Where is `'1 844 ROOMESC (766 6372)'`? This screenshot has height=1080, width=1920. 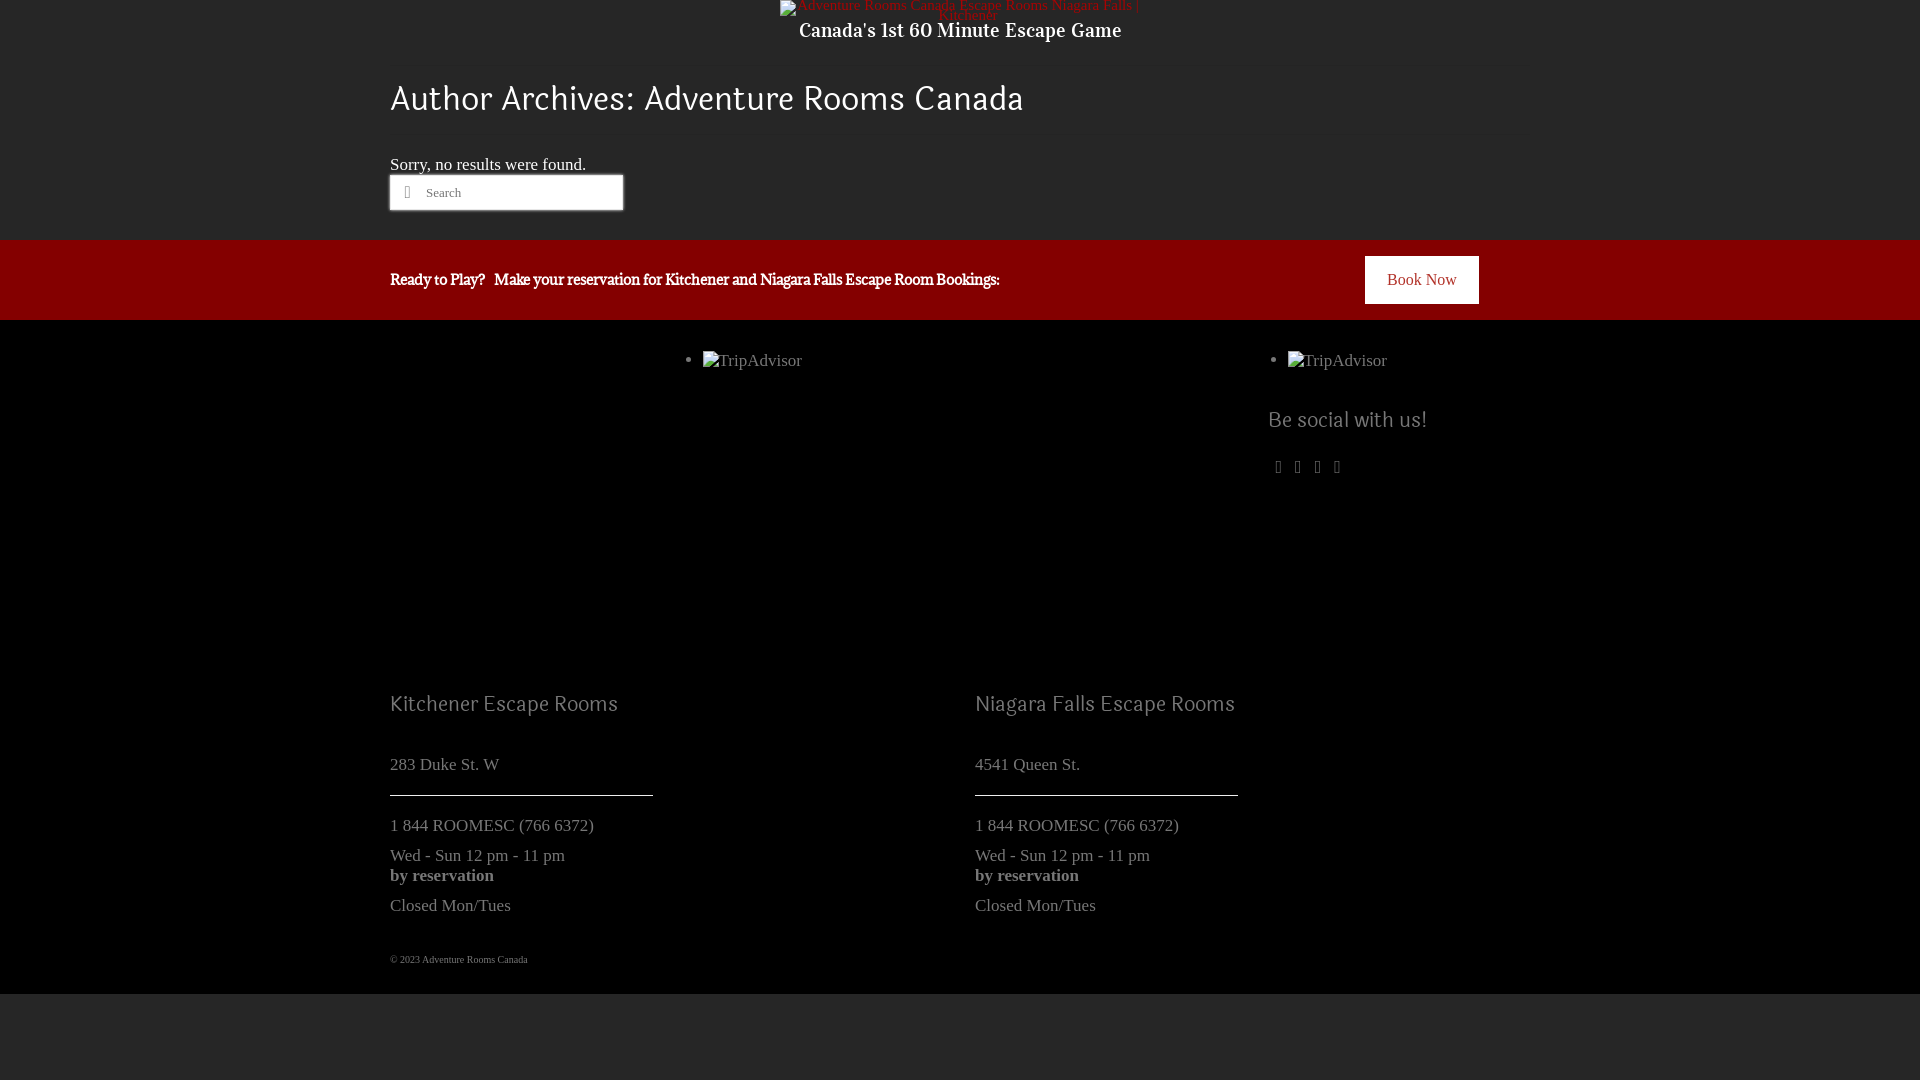
'1 844 ROOMESC (766 6372)' is located at coordinates (491, 825).